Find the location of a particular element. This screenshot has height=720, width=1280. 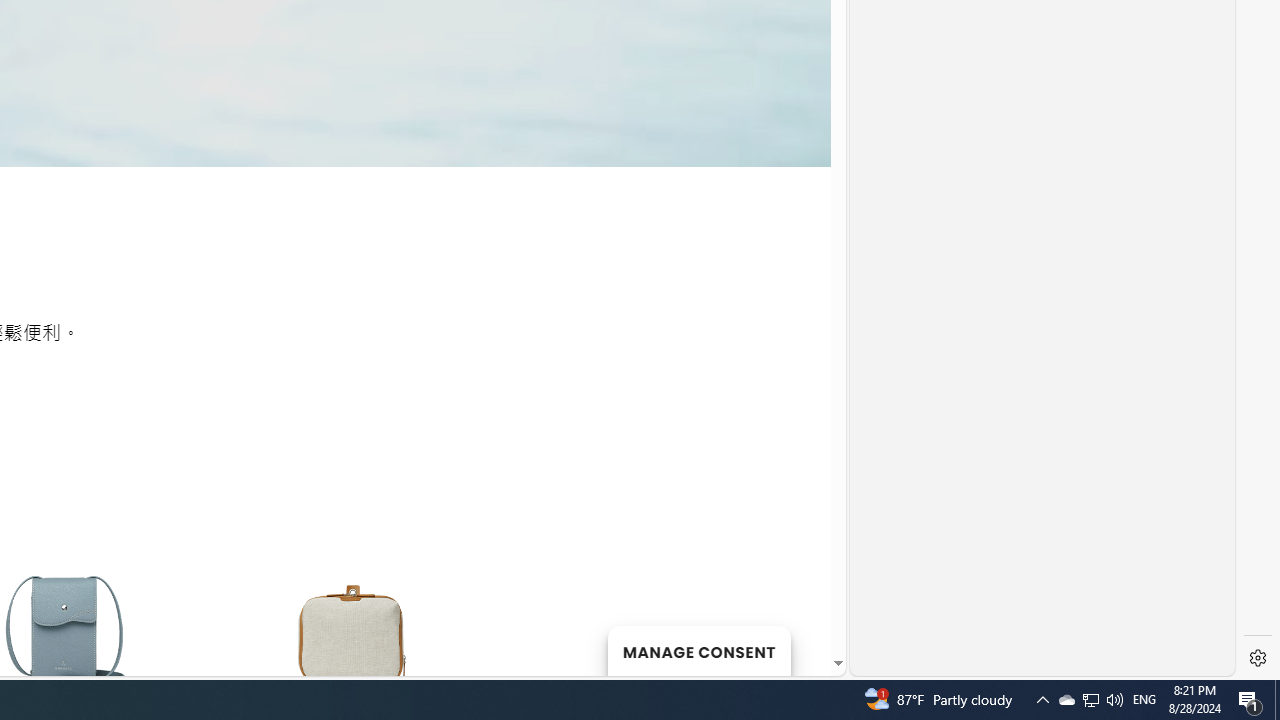

'MANAGE CONSENT' is located at coordinates (698, 650).